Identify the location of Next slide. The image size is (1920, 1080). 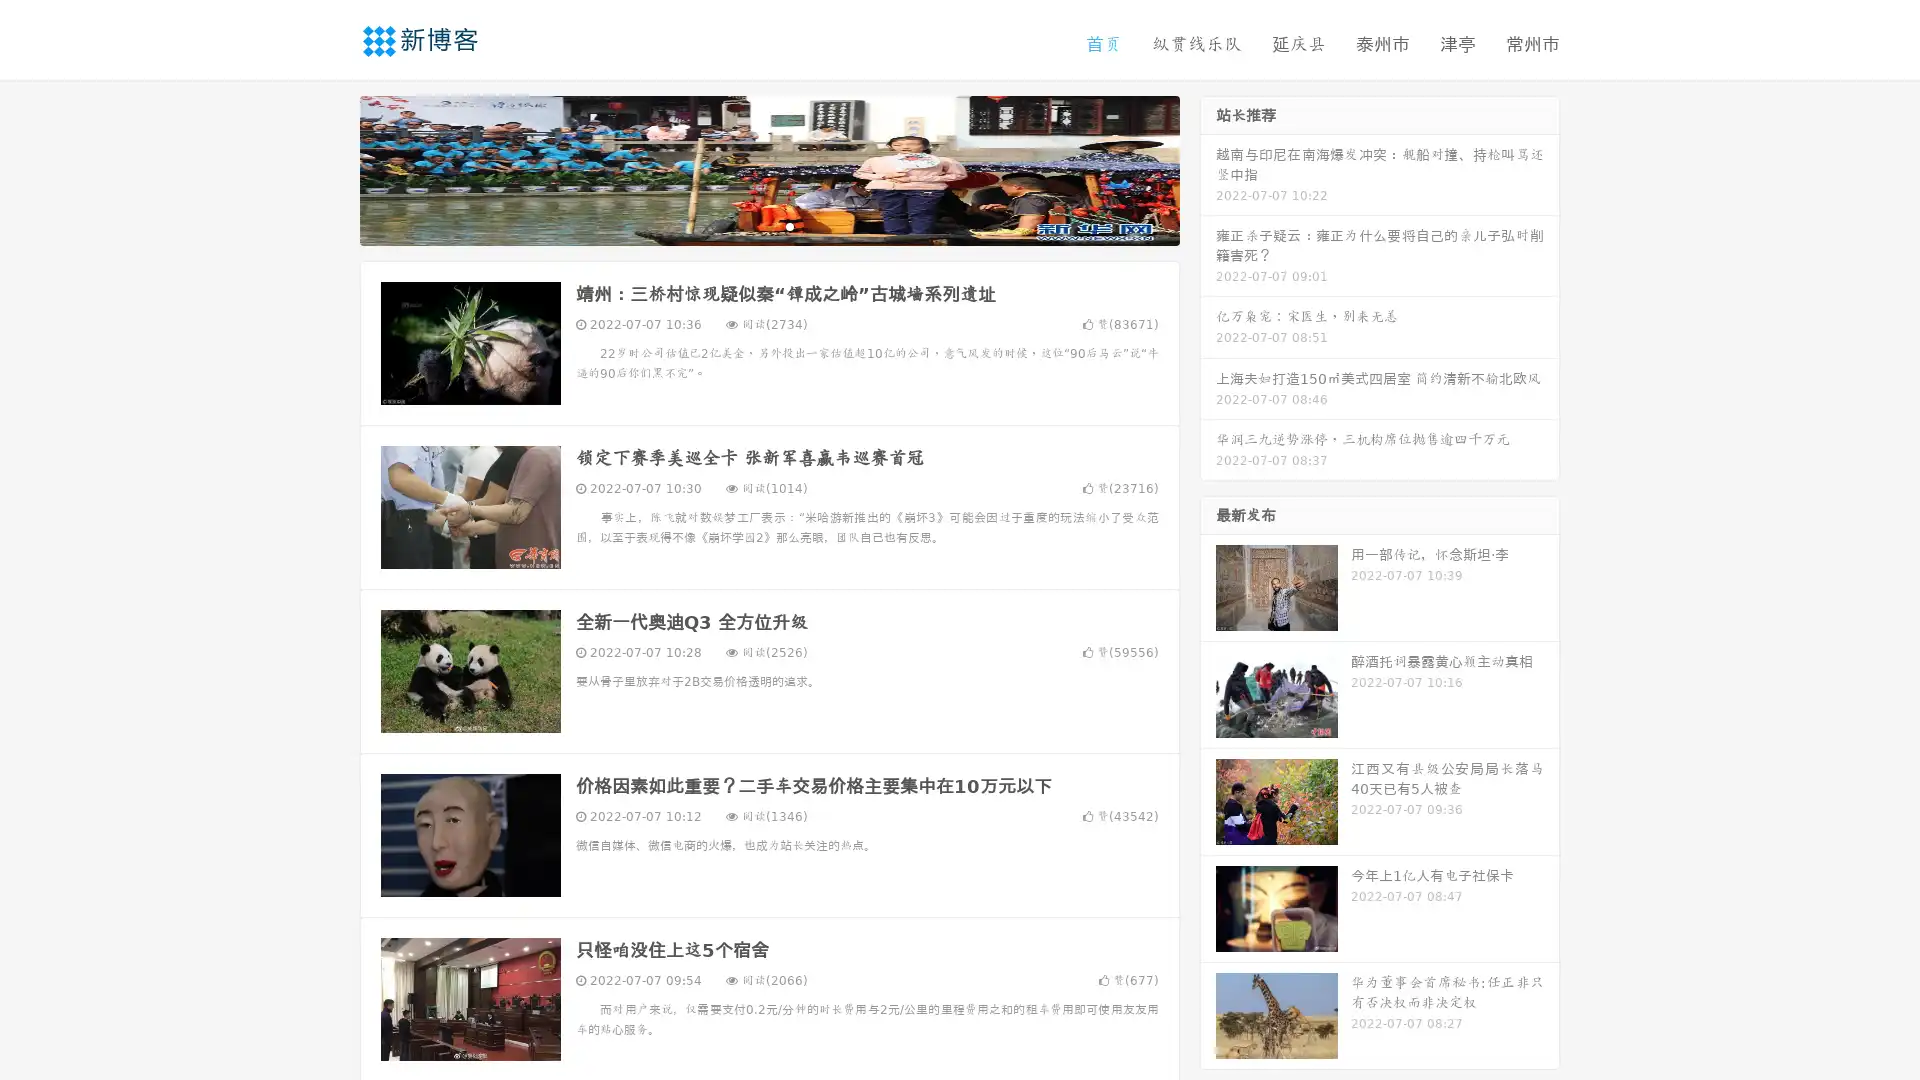
(1208, 168).